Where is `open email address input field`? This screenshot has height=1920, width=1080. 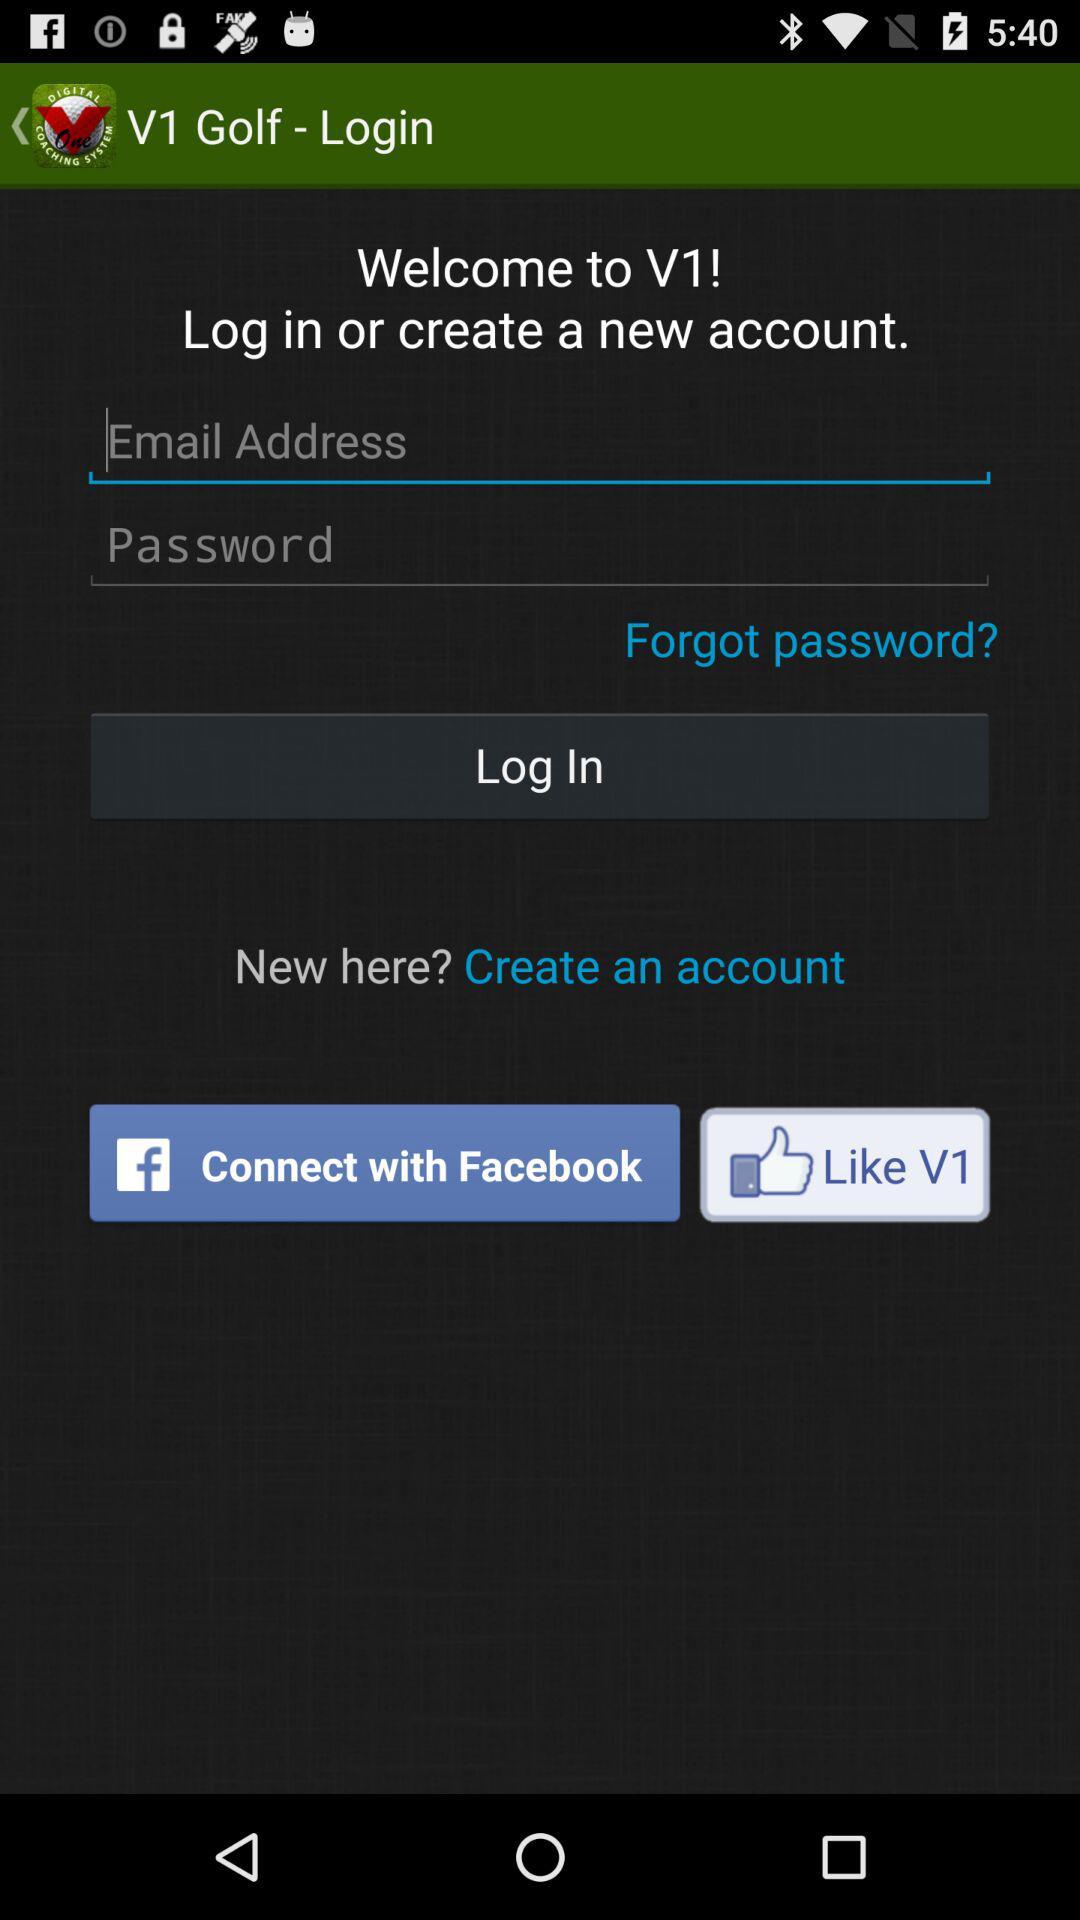
open email address input field is located at coordinates (538, 440).